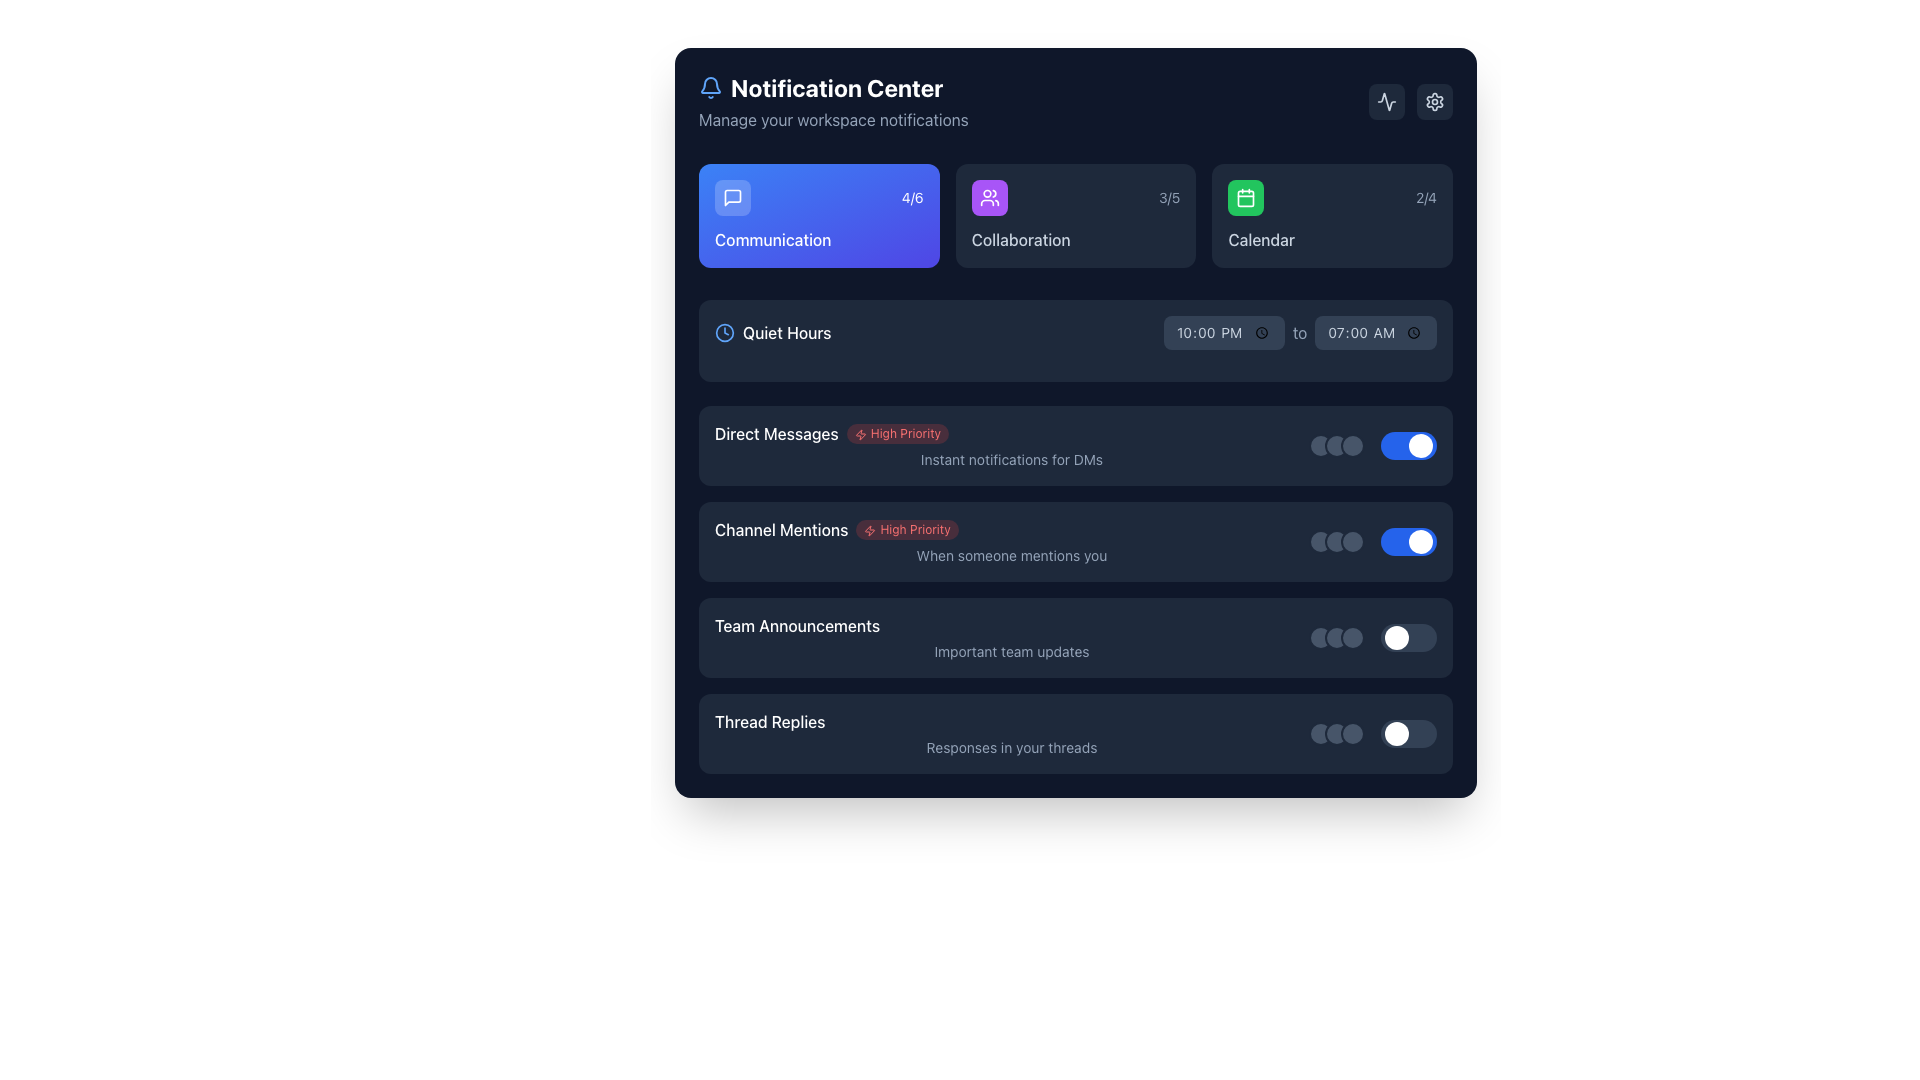  Describe the element at coordinates (710, 87) in the screenshot. I see `the notification center icon located at the top-left corner of the main interface, next` at that location.